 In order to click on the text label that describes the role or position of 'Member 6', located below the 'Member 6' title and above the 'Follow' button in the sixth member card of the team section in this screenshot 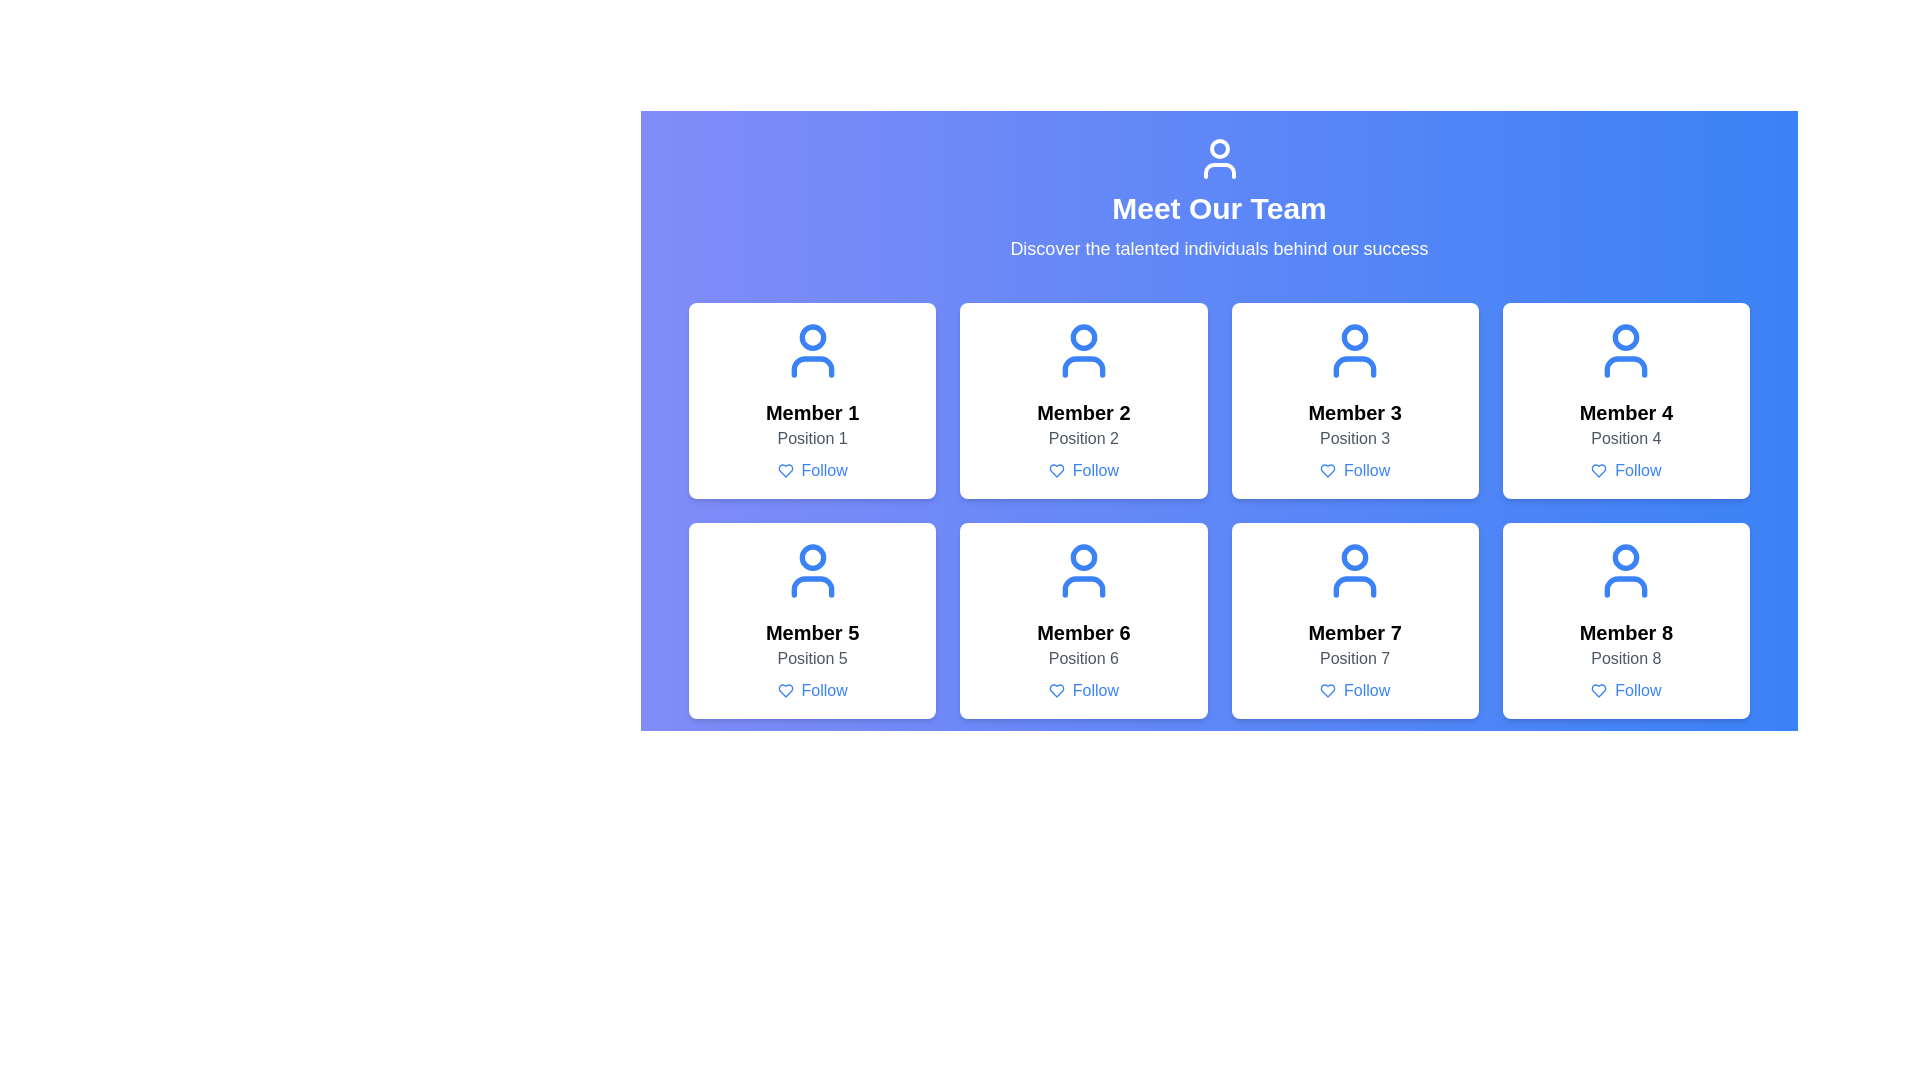, I will do `click(1082, 659)`.